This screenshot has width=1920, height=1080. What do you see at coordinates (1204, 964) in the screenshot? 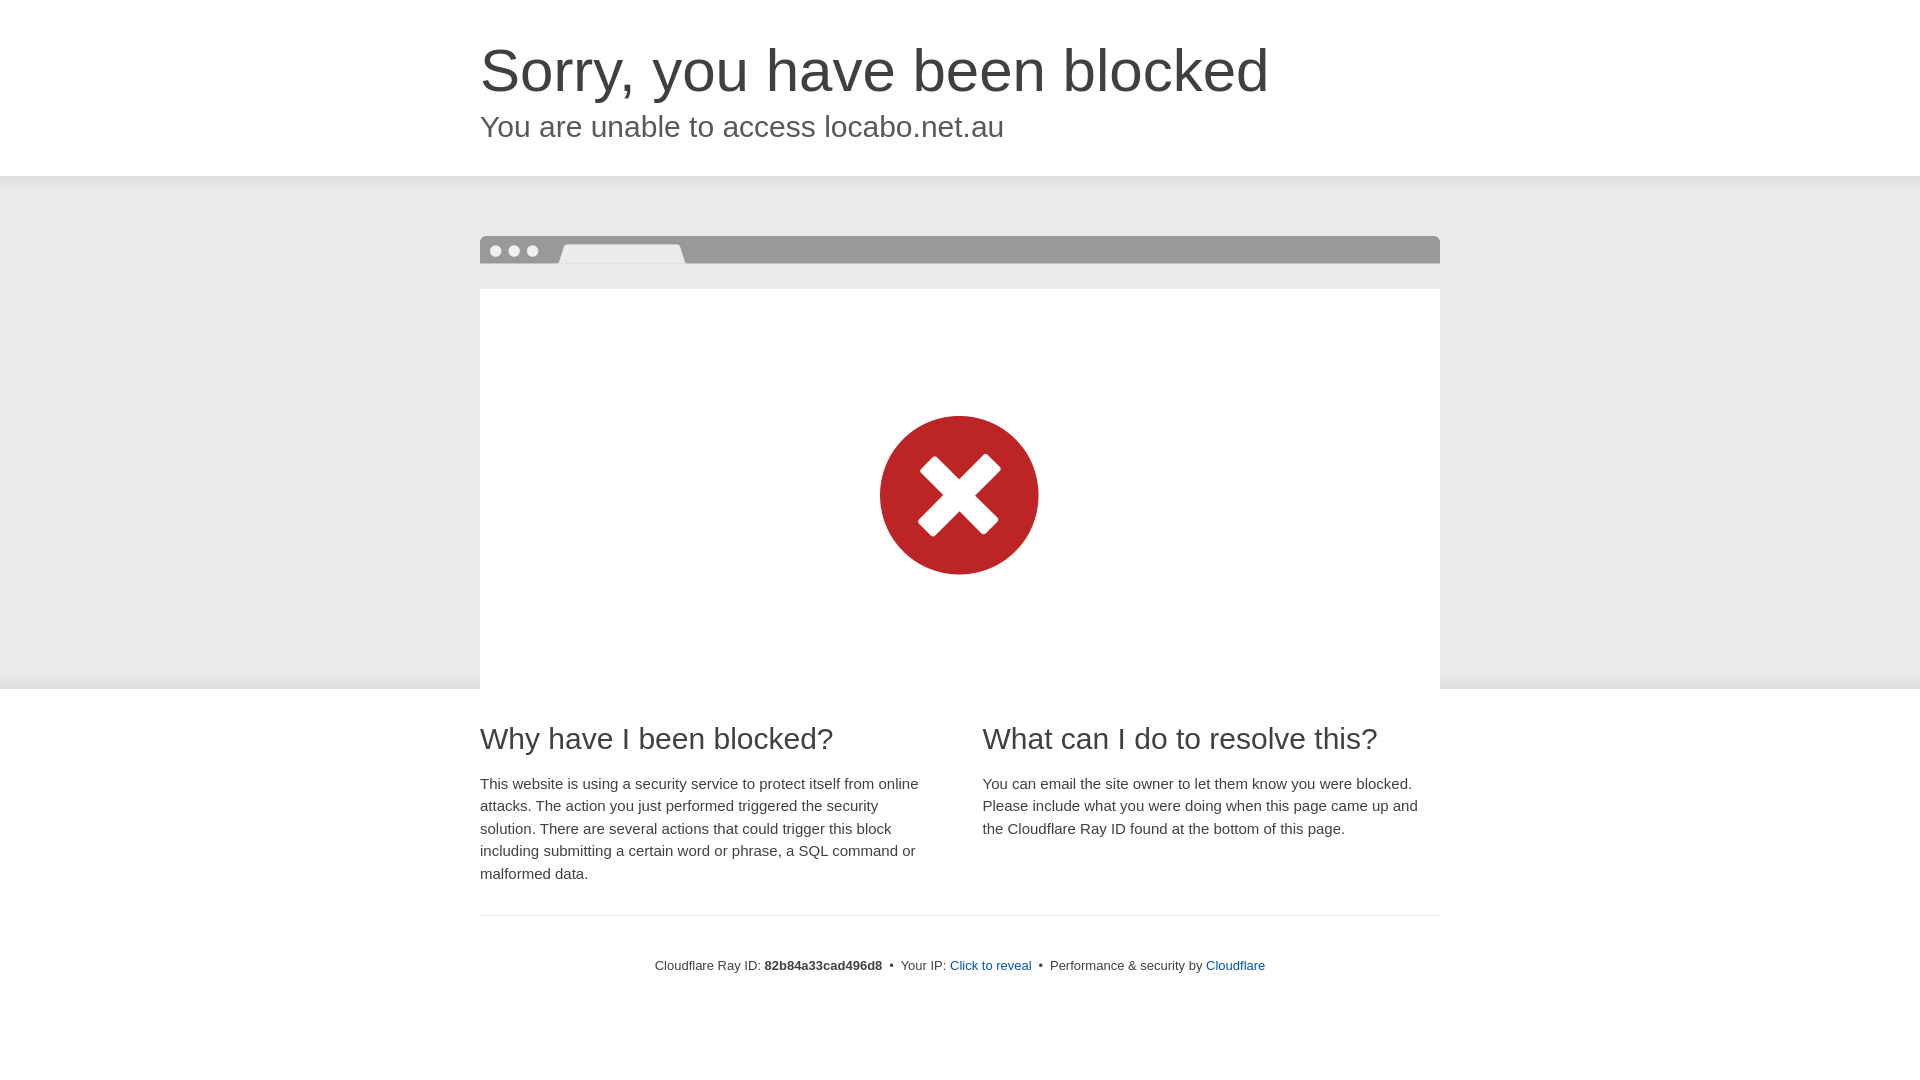
I see `'Cloudflare'` at bounding box center [1204, 964].